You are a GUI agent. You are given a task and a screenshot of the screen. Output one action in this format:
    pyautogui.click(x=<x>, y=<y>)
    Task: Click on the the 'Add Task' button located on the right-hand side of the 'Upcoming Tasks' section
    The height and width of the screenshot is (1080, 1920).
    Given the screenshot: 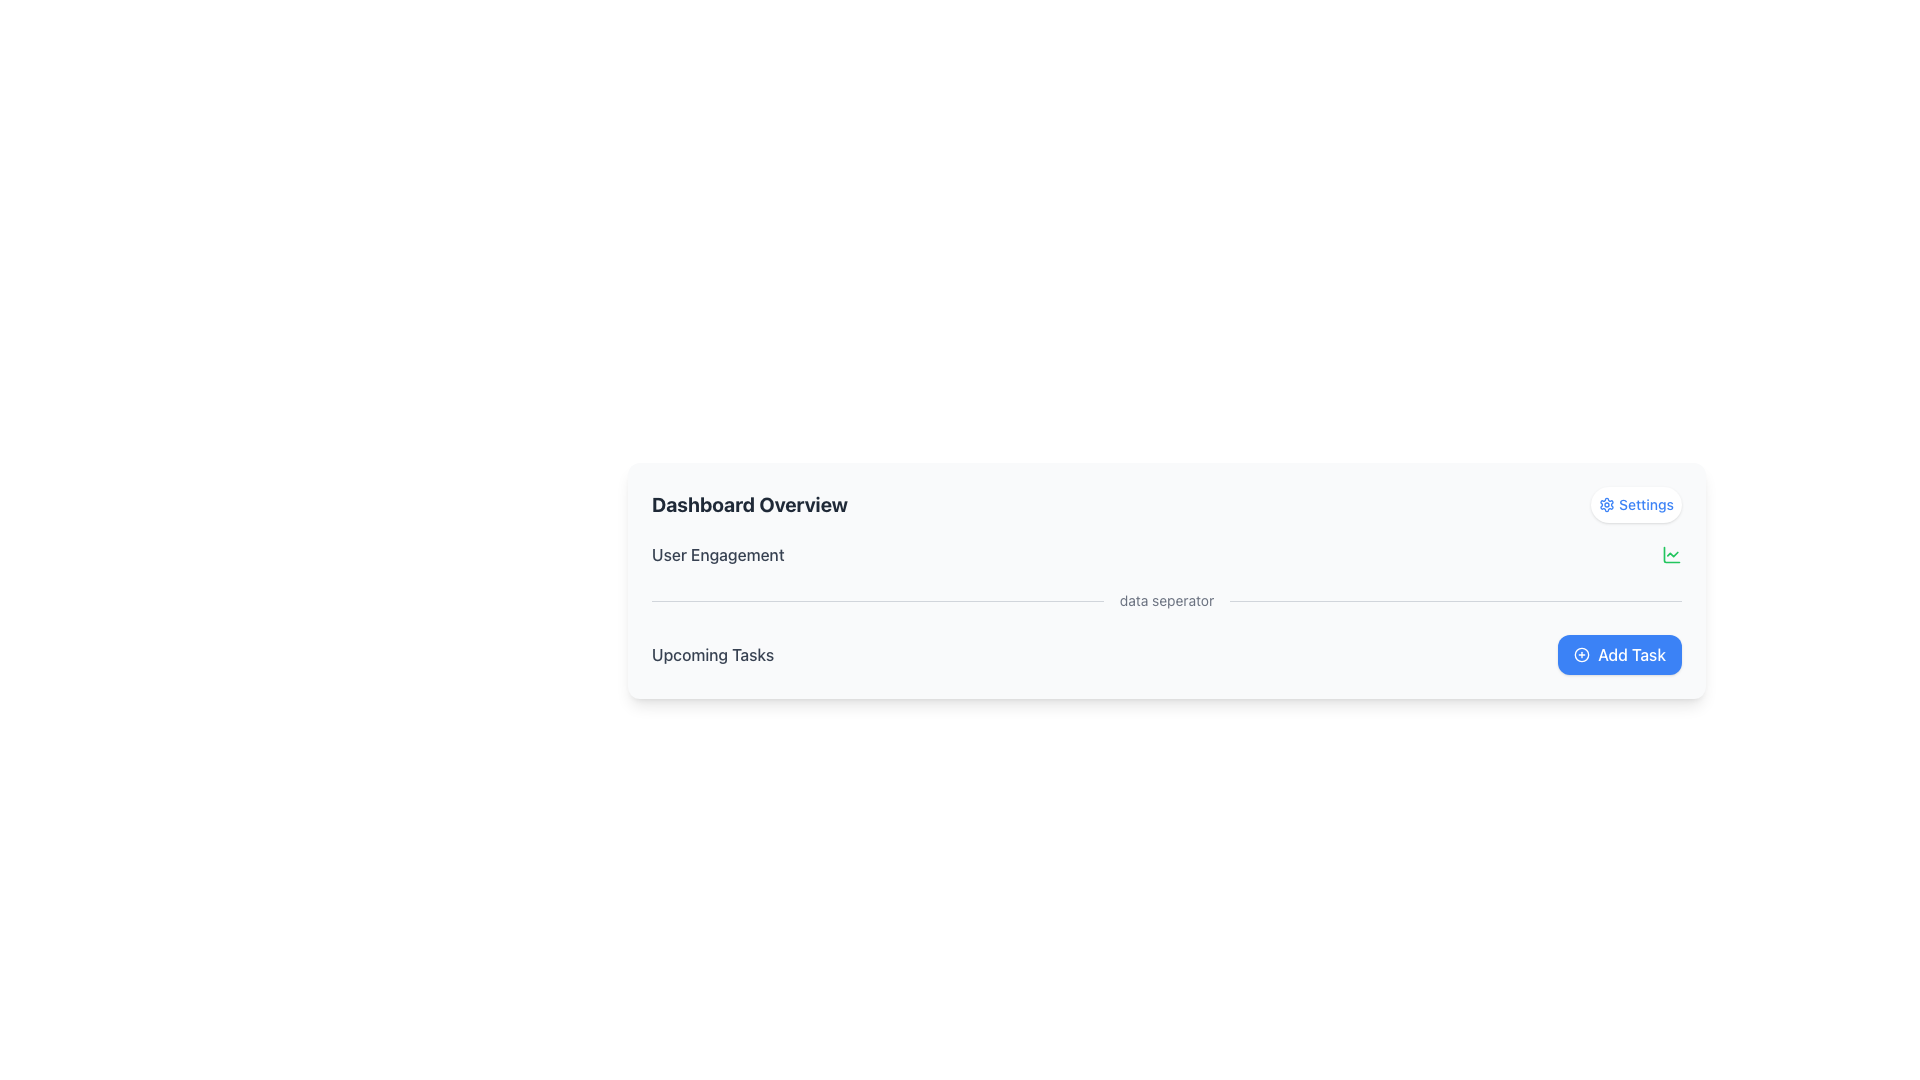 What is the action you would take?
    pyautogui.click(x=1620, y=655)
    